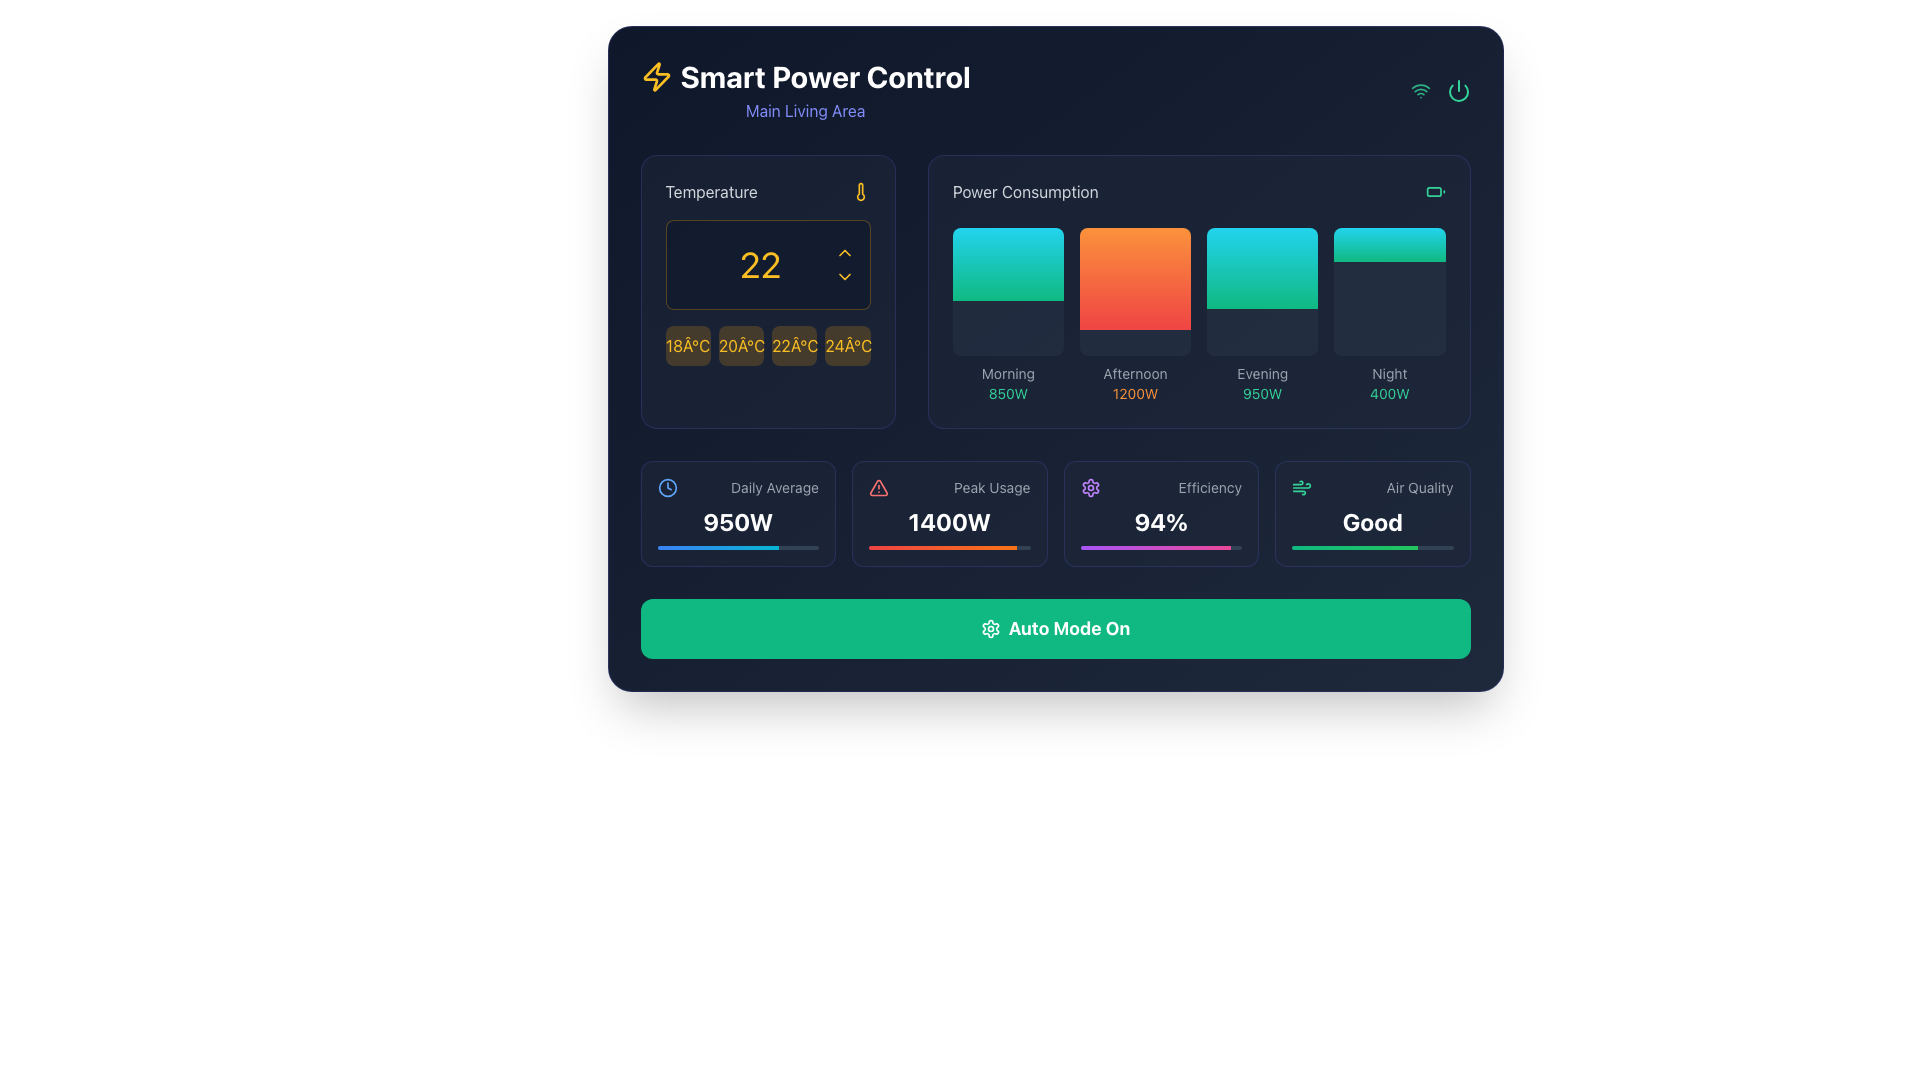 The height and width of the screenshot is (1080, 1920). What do you see at coordinates (767, 292) in the screenshot?
I see `the Interactive temperature control panel to interact with its temperature control options, including the increment and decrement arrows, and the temperature selection options` at bounding box center [767, 292].